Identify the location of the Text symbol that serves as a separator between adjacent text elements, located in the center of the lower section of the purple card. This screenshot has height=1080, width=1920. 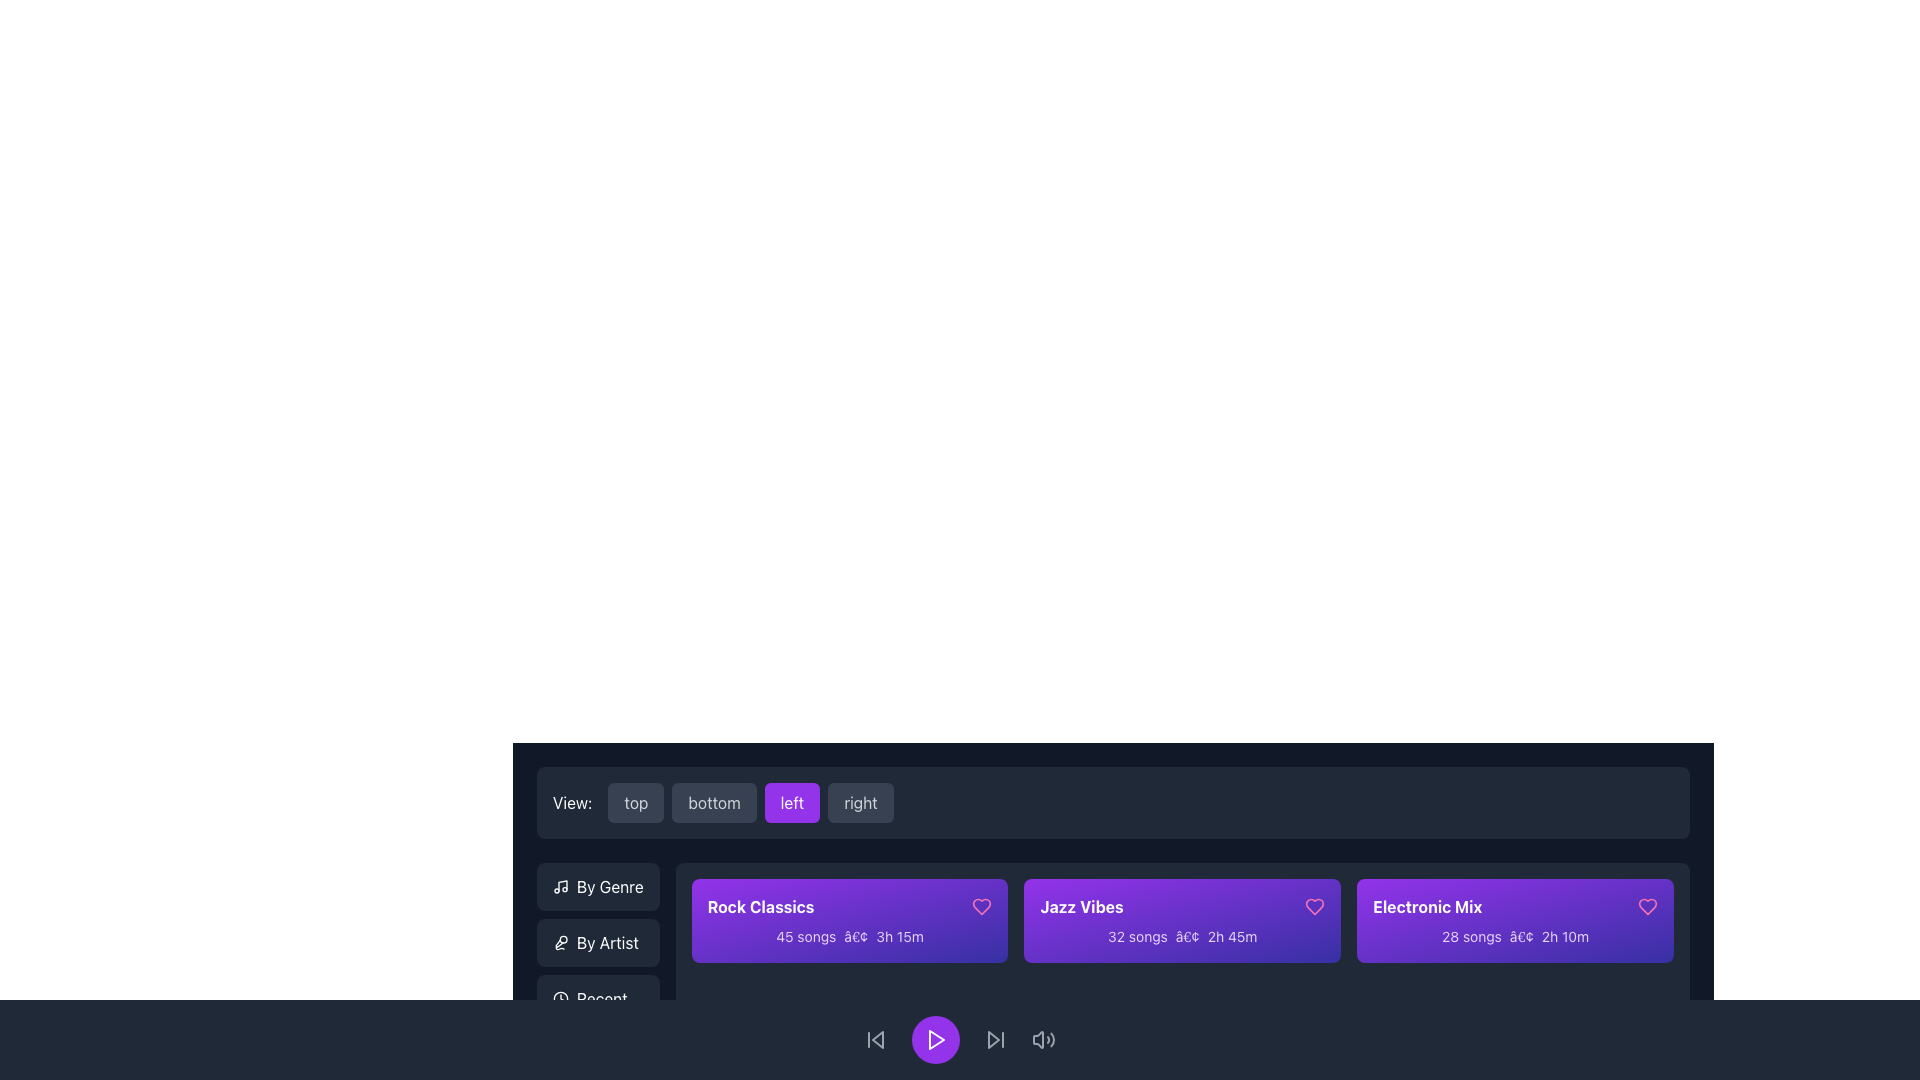
(856, 936).